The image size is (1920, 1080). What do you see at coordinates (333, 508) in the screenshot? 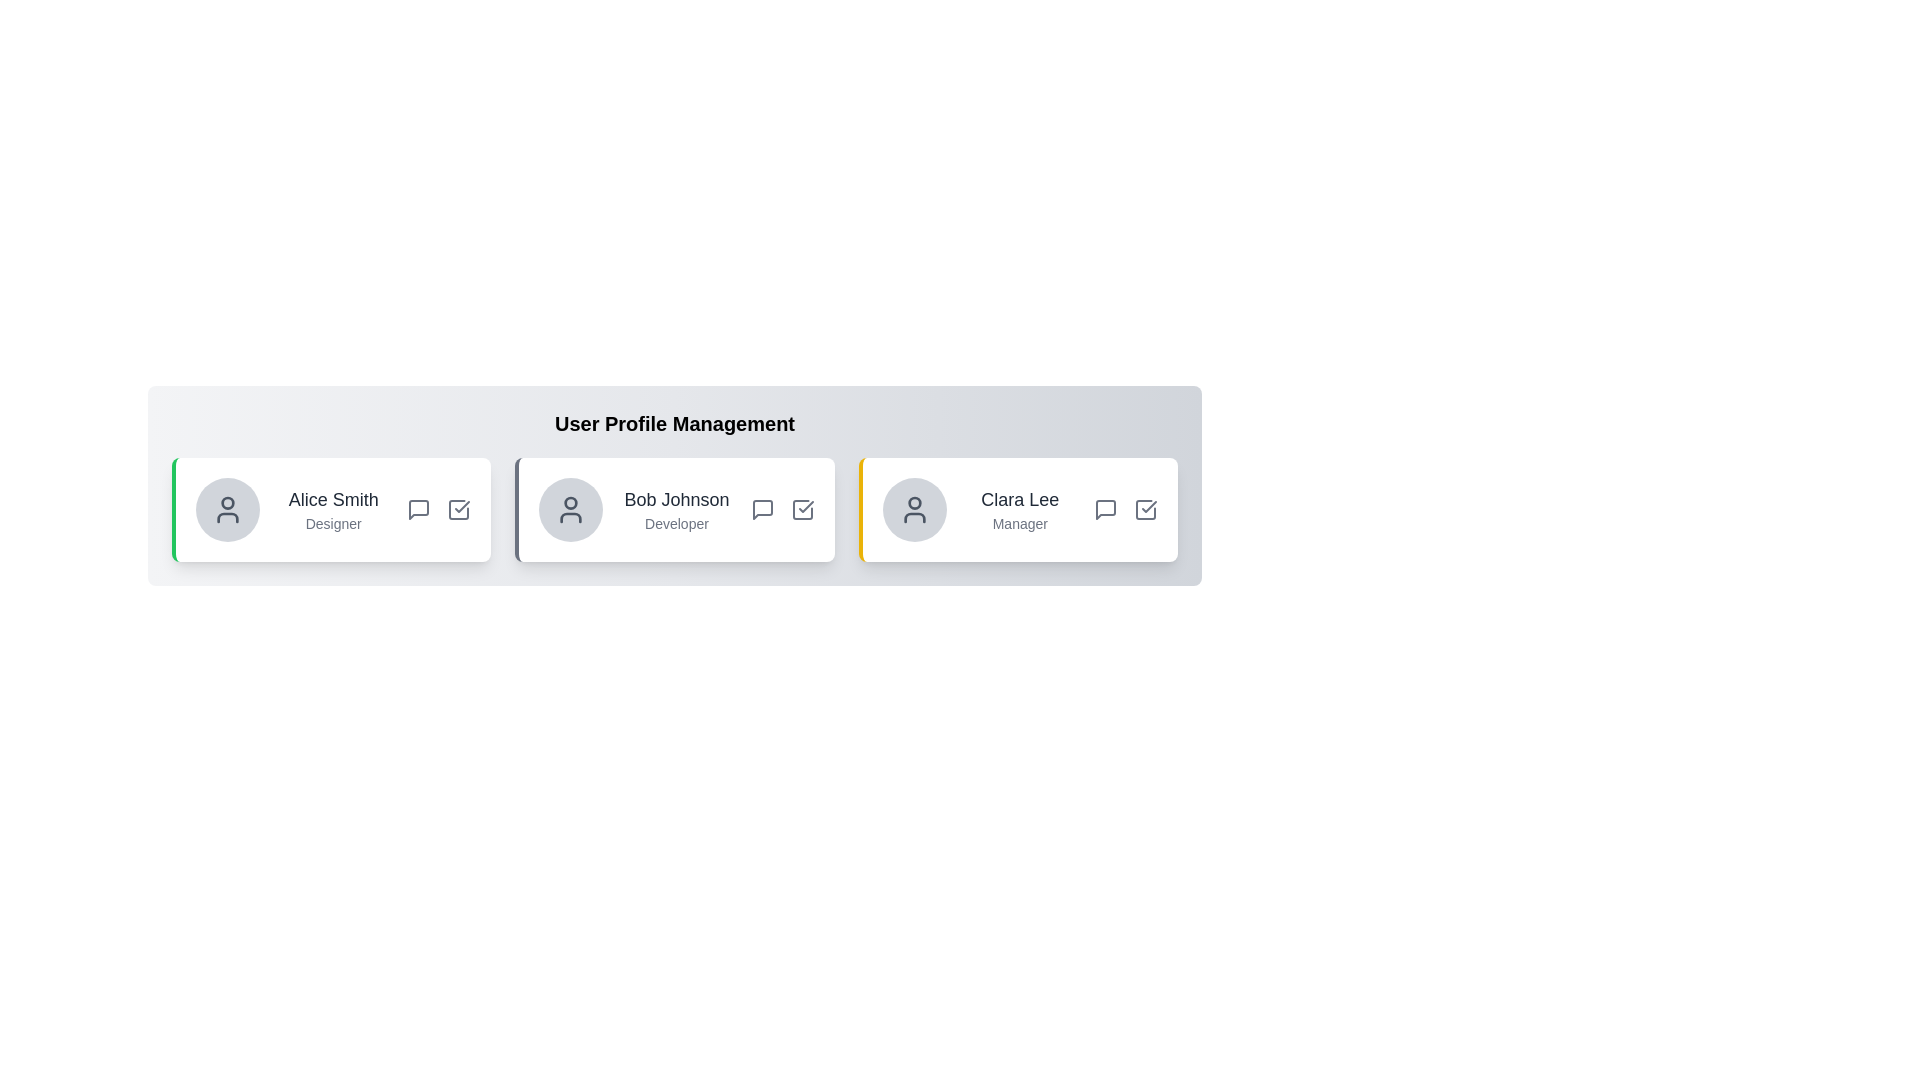
I see `text label that identifies the user's name and role, located in the first user profile card, centrally positioned within the card to the right of the avatar image` at bounding box center [333, 508].